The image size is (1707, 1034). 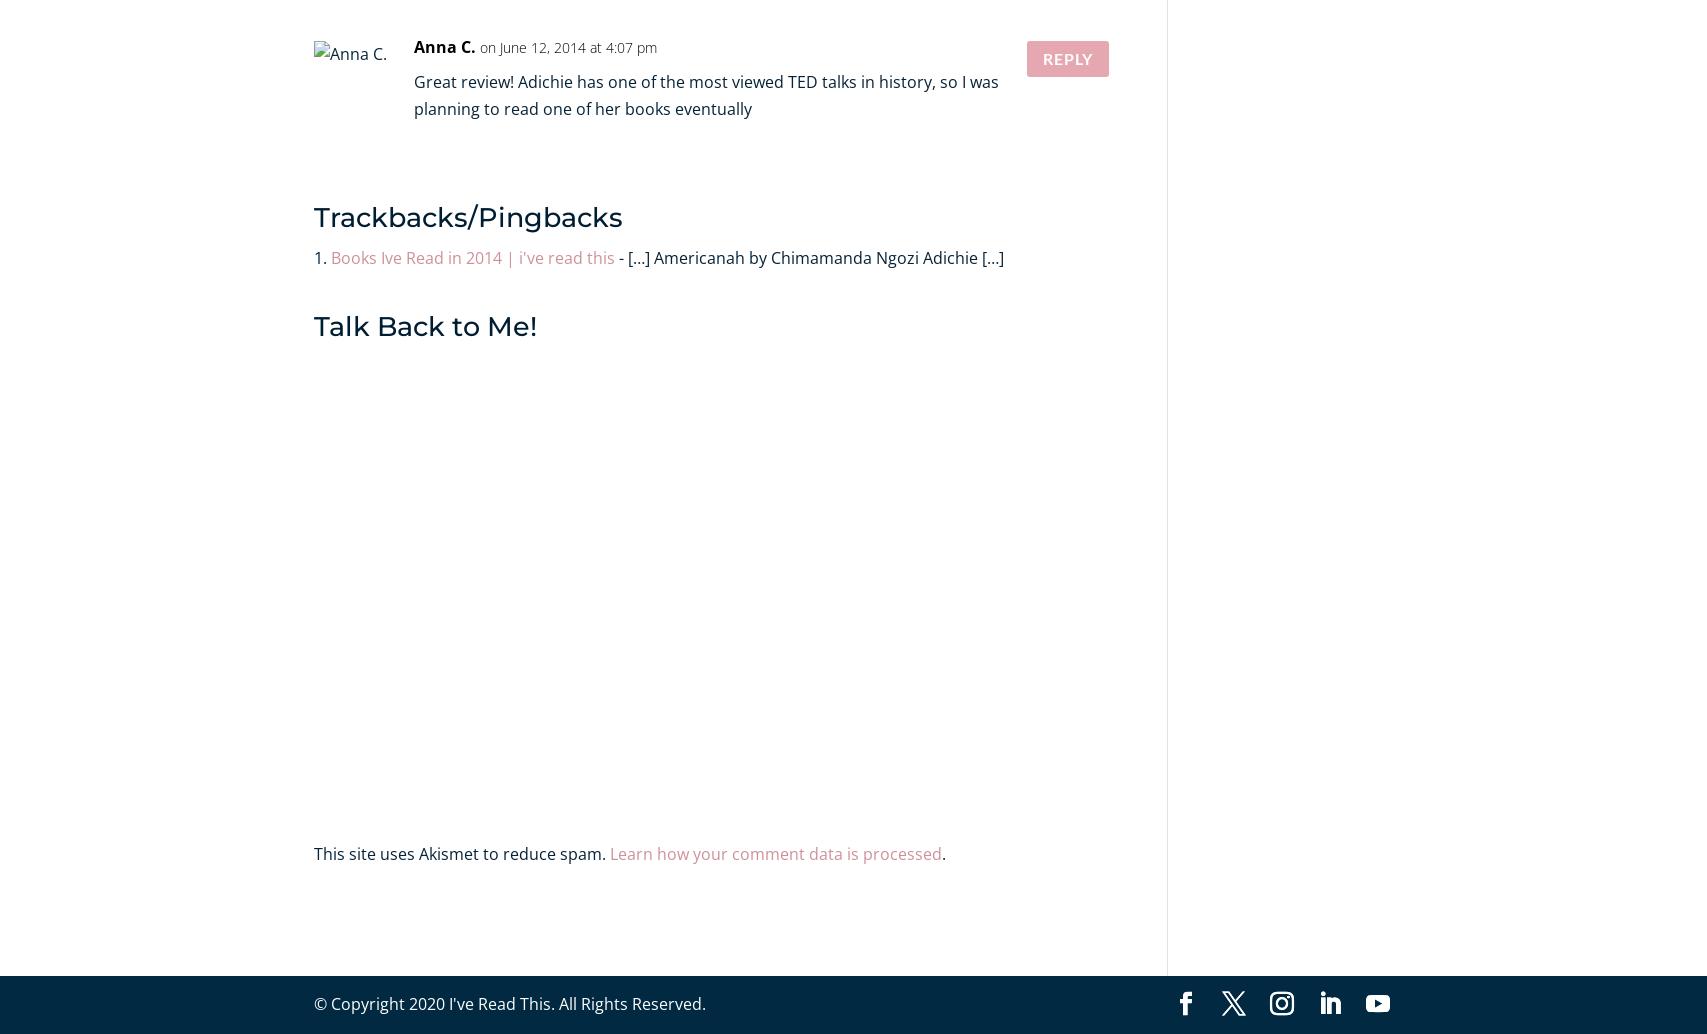 What do you see at coordinates (609, 852) in the screenshot?
I see `'Learn how your comment data is processed'` at bounding box center [609, 852].